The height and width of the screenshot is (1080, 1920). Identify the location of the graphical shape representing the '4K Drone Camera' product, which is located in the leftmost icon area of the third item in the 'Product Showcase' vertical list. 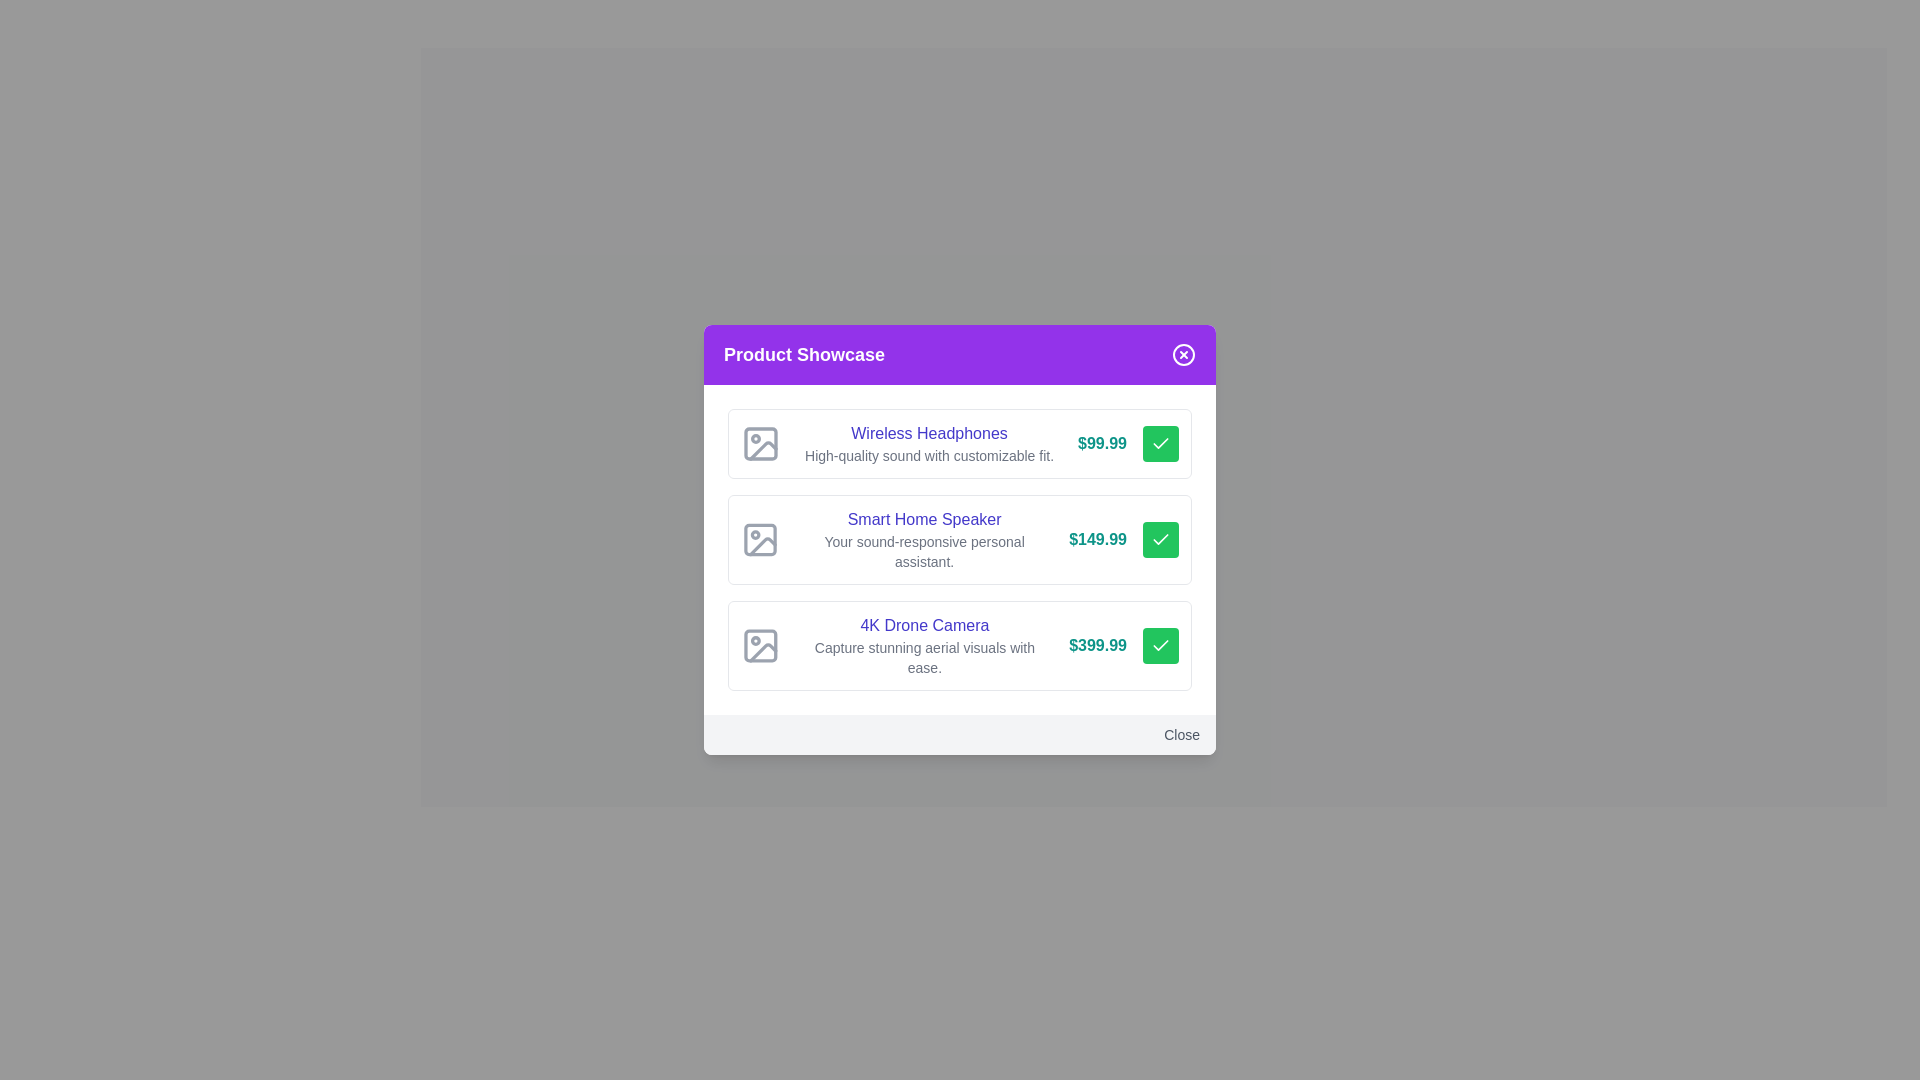
(759, 645).